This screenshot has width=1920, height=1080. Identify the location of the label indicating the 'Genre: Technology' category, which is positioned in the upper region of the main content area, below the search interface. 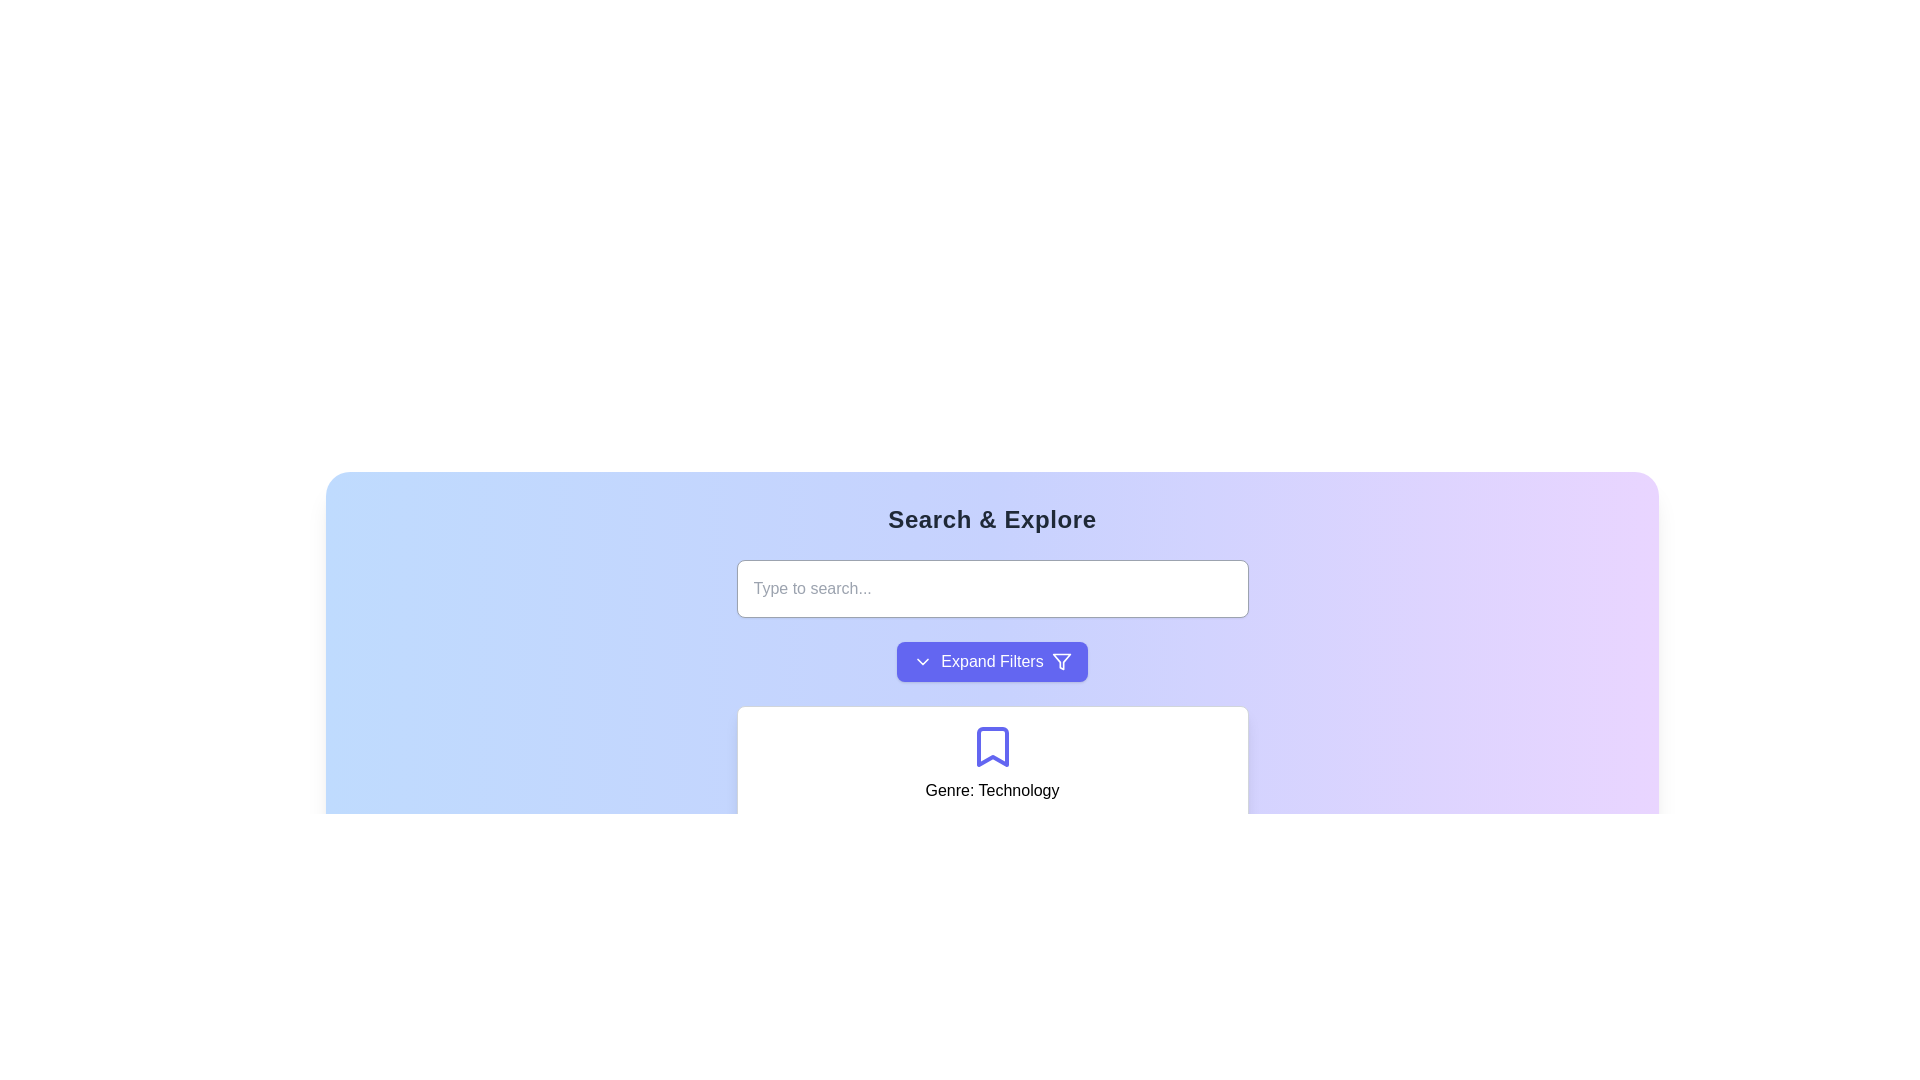
(992, 789).